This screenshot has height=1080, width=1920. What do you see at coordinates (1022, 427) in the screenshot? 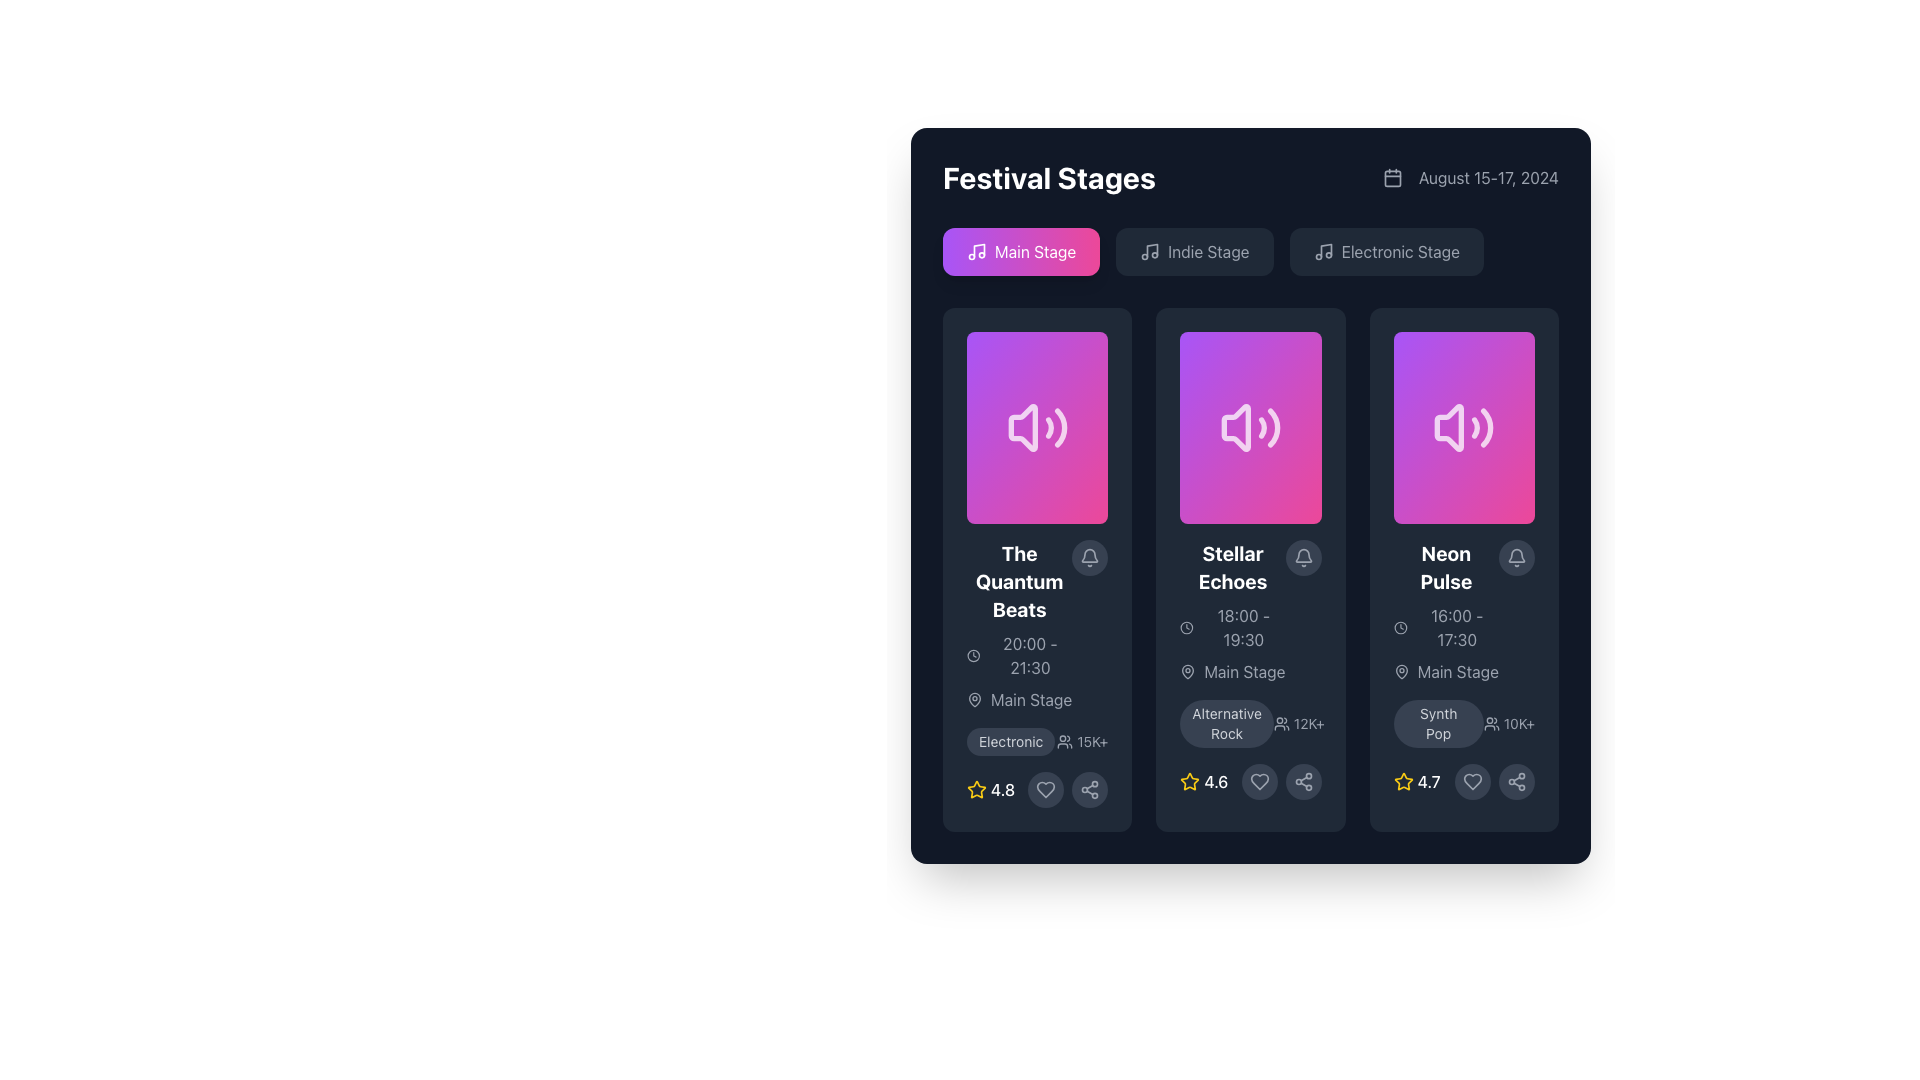
I see `the volume icon representing audio content in the leftmost card of the three-card layout` at bounding box center [1022, 427].